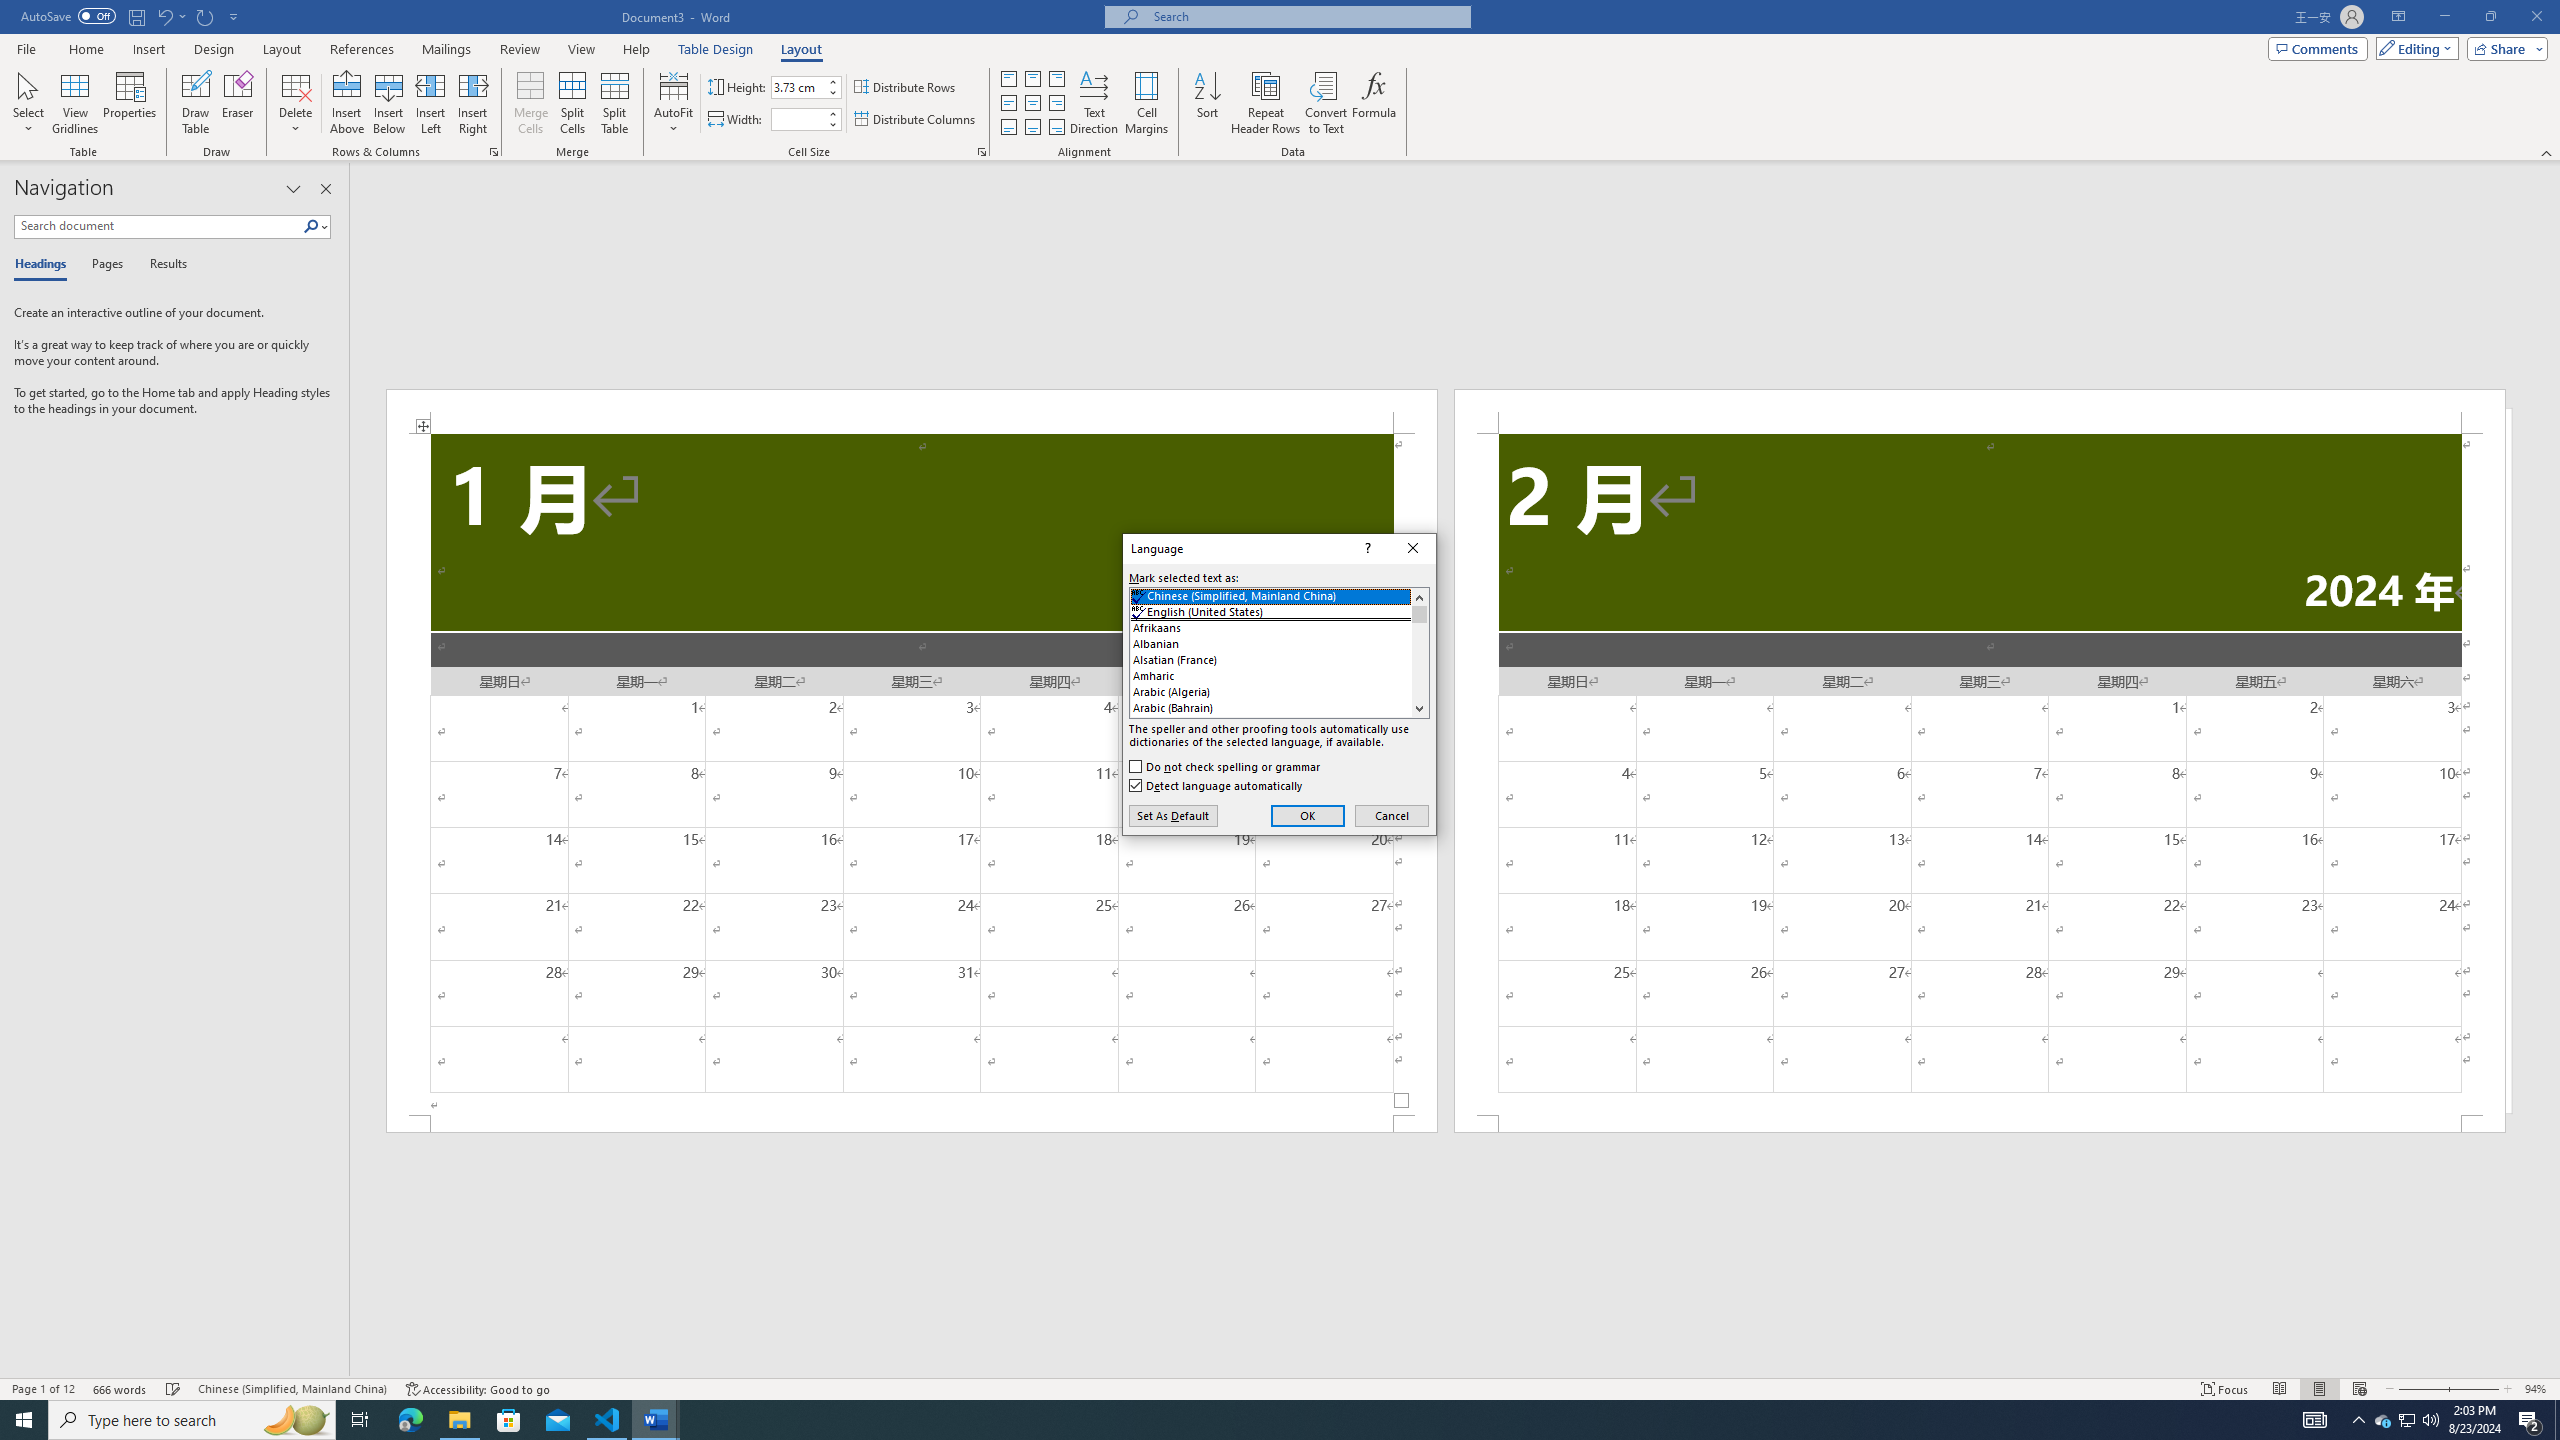 This screenshot has height=1440, width=2560. I want to click on 'File Explorer - 1 running window', so click(458, 1418).